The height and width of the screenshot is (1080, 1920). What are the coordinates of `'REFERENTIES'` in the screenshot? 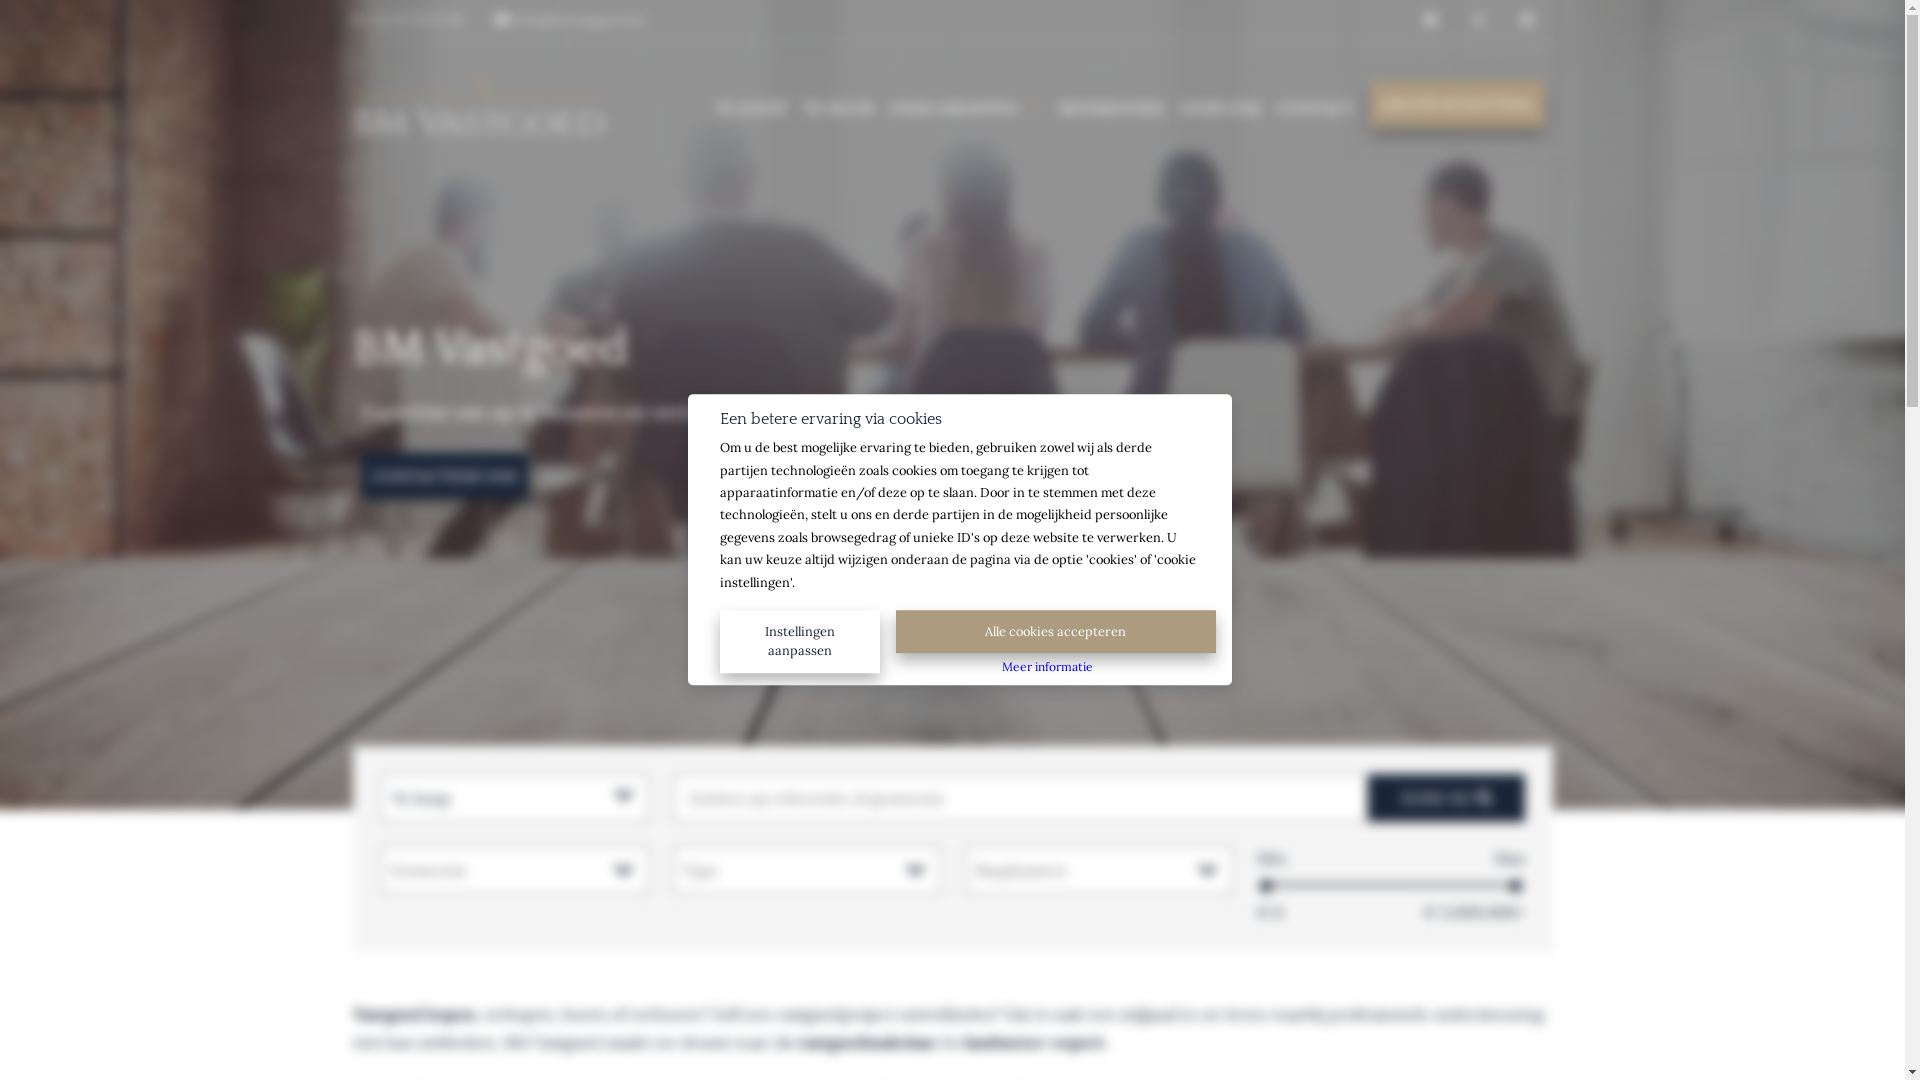 It's located at (1110, 105).